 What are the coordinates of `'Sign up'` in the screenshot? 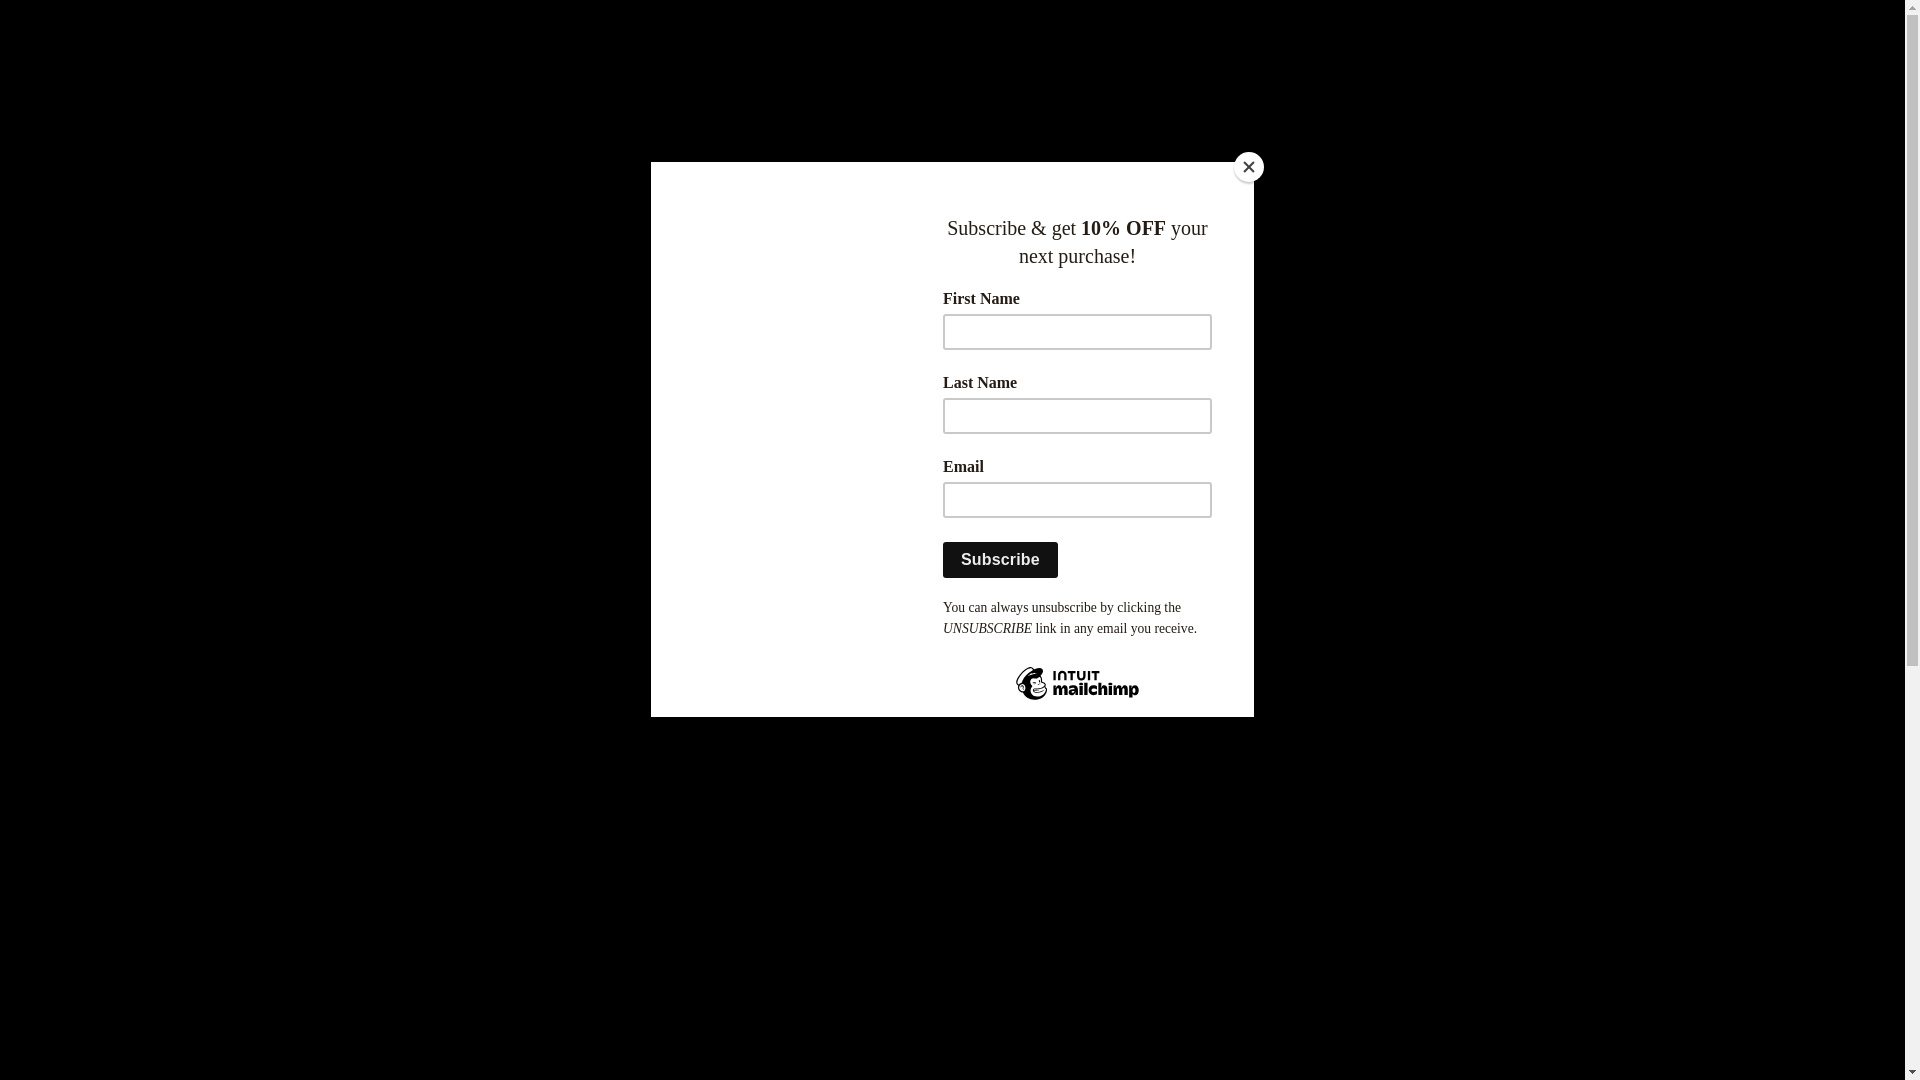 It's located at (968, 91).